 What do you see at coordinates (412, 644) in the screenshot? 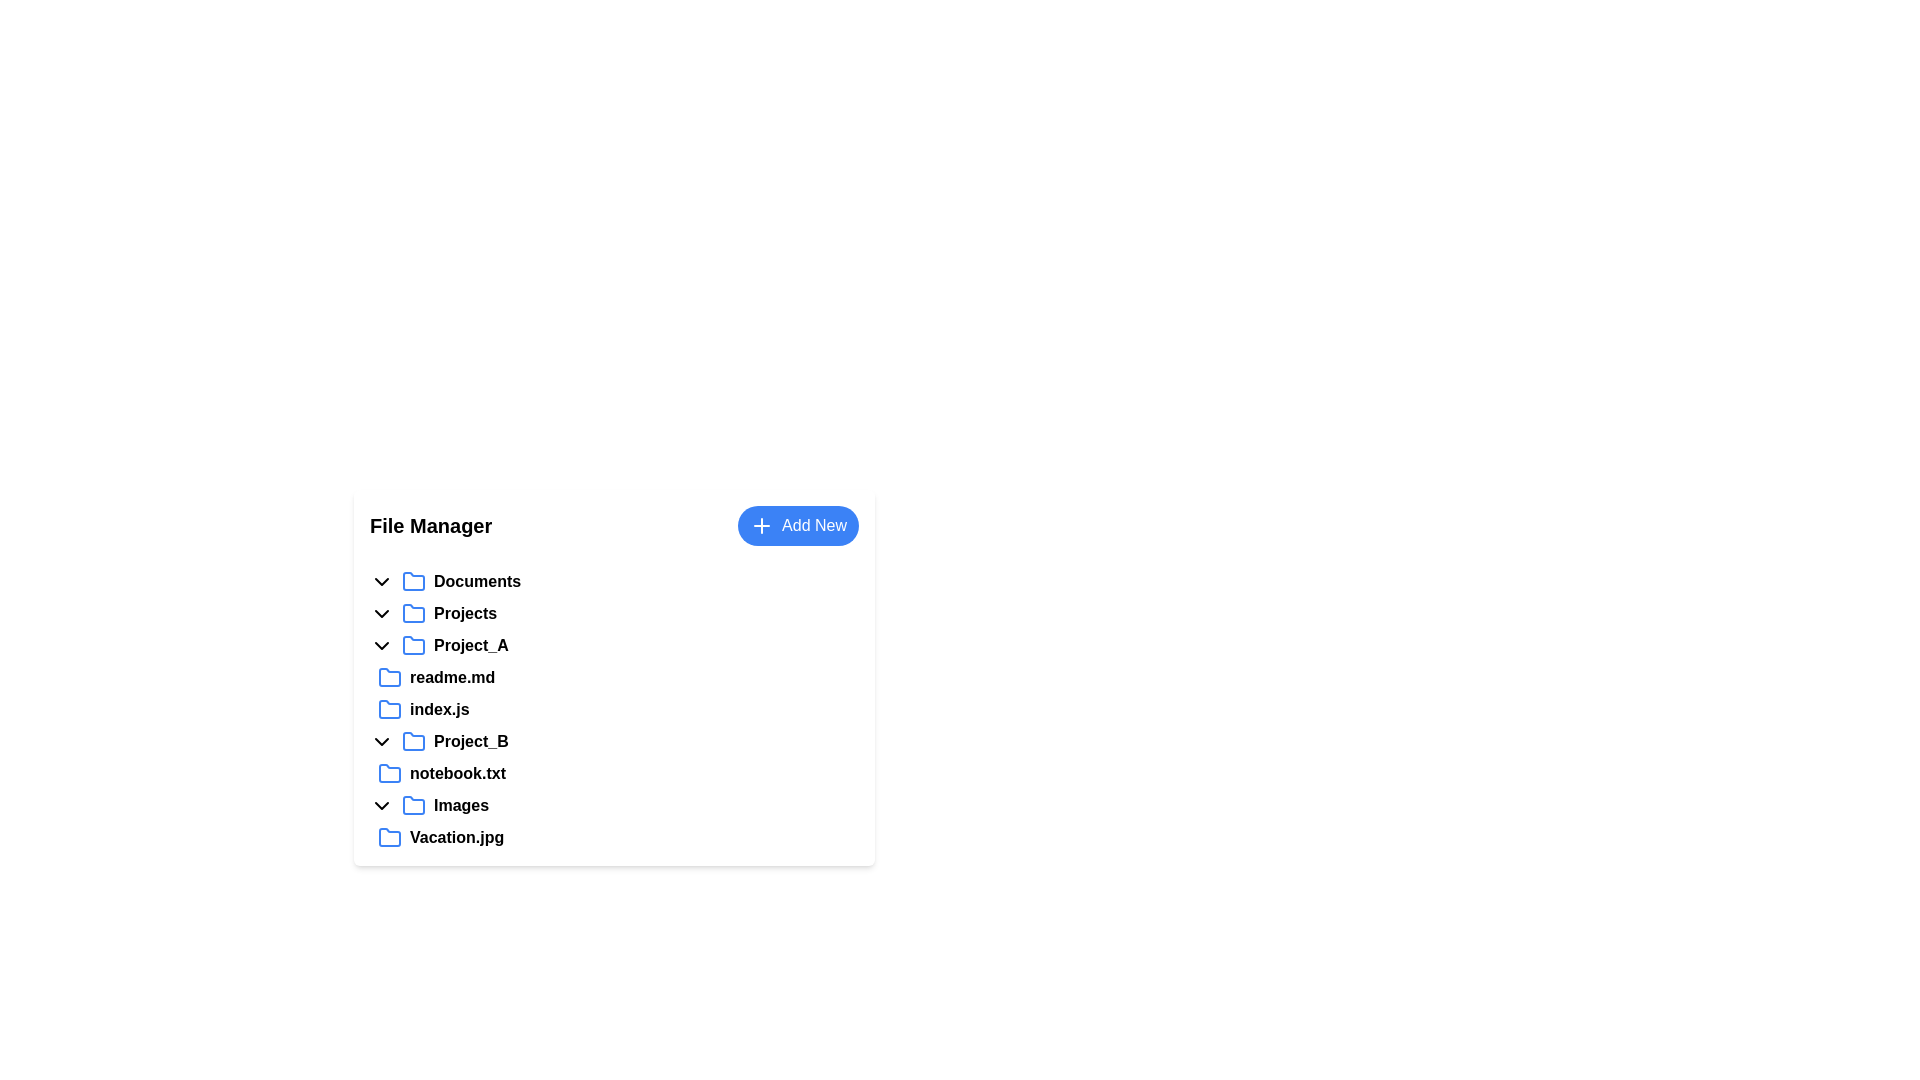
I see `the blue folder icon next` at bounding box center [412, 644].